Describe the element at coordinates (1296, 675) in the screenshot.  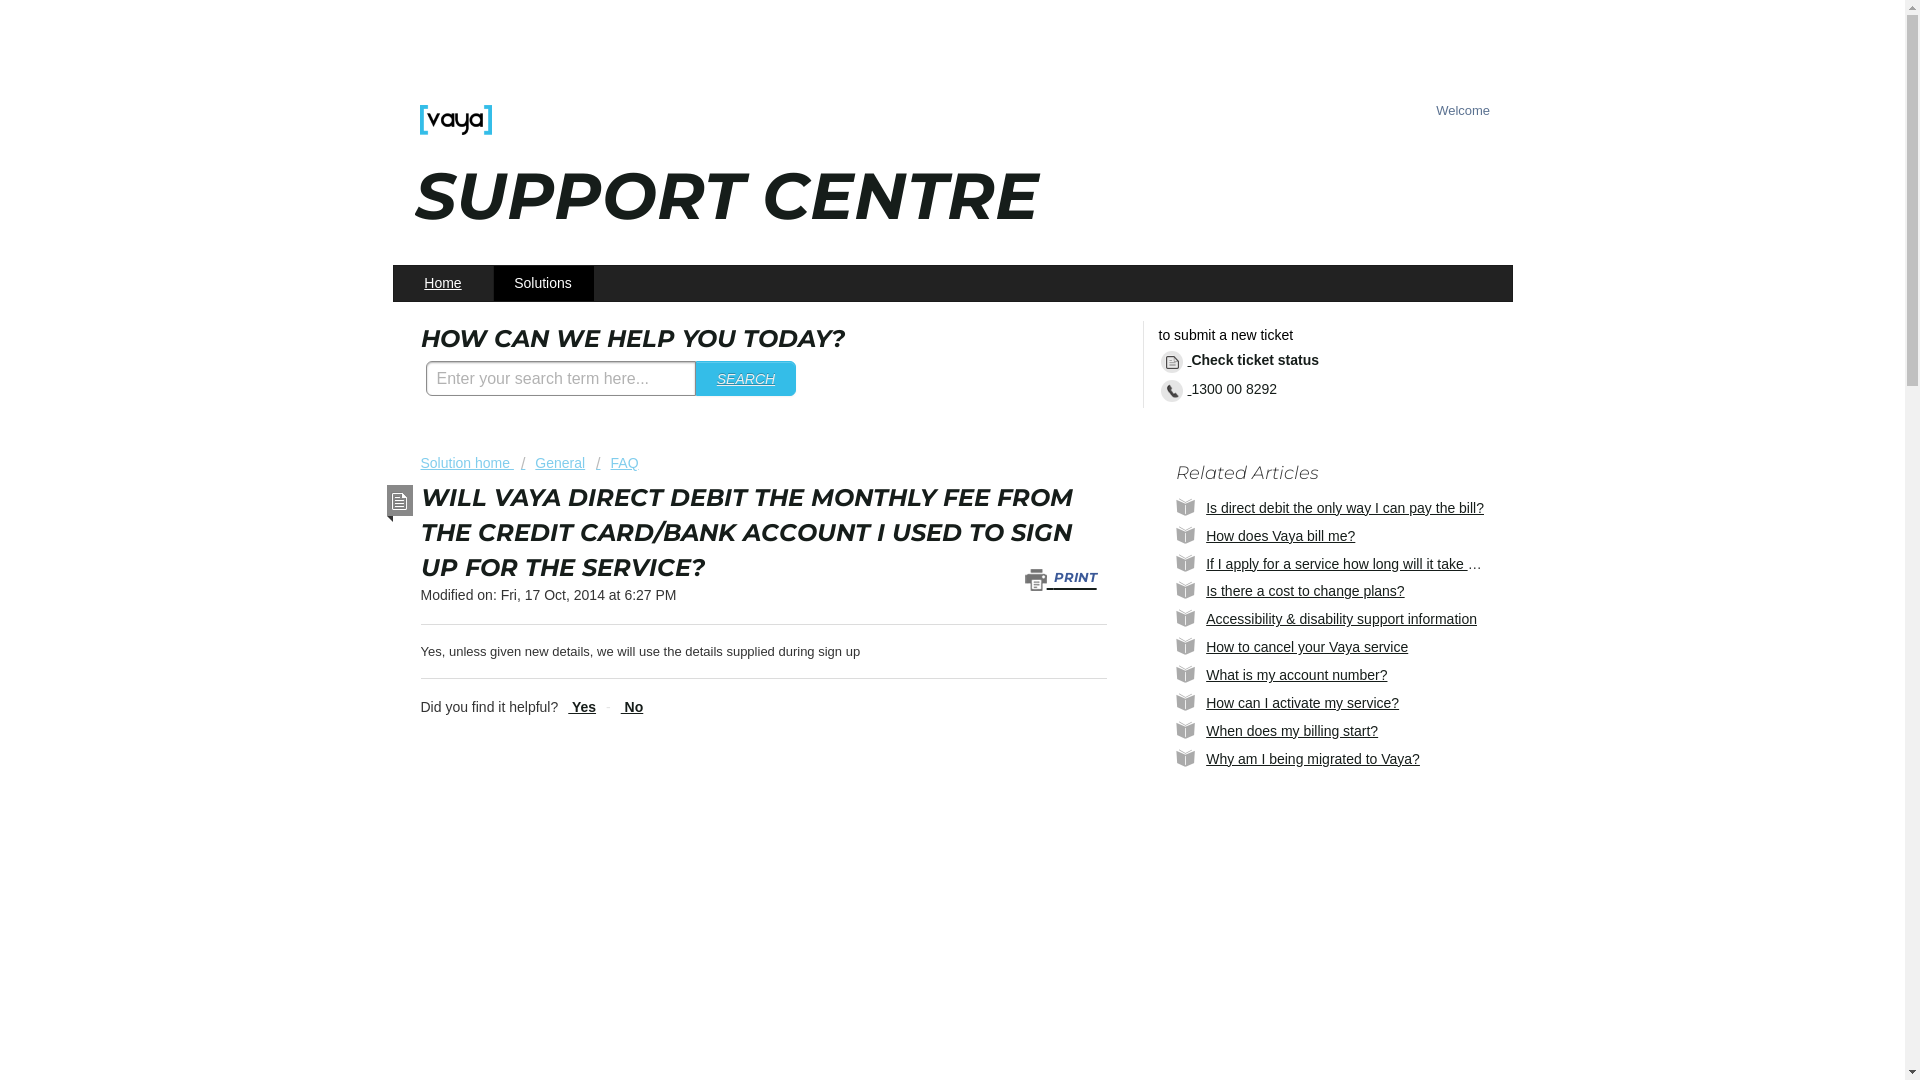
I see `'What is my account number?'` at that location.